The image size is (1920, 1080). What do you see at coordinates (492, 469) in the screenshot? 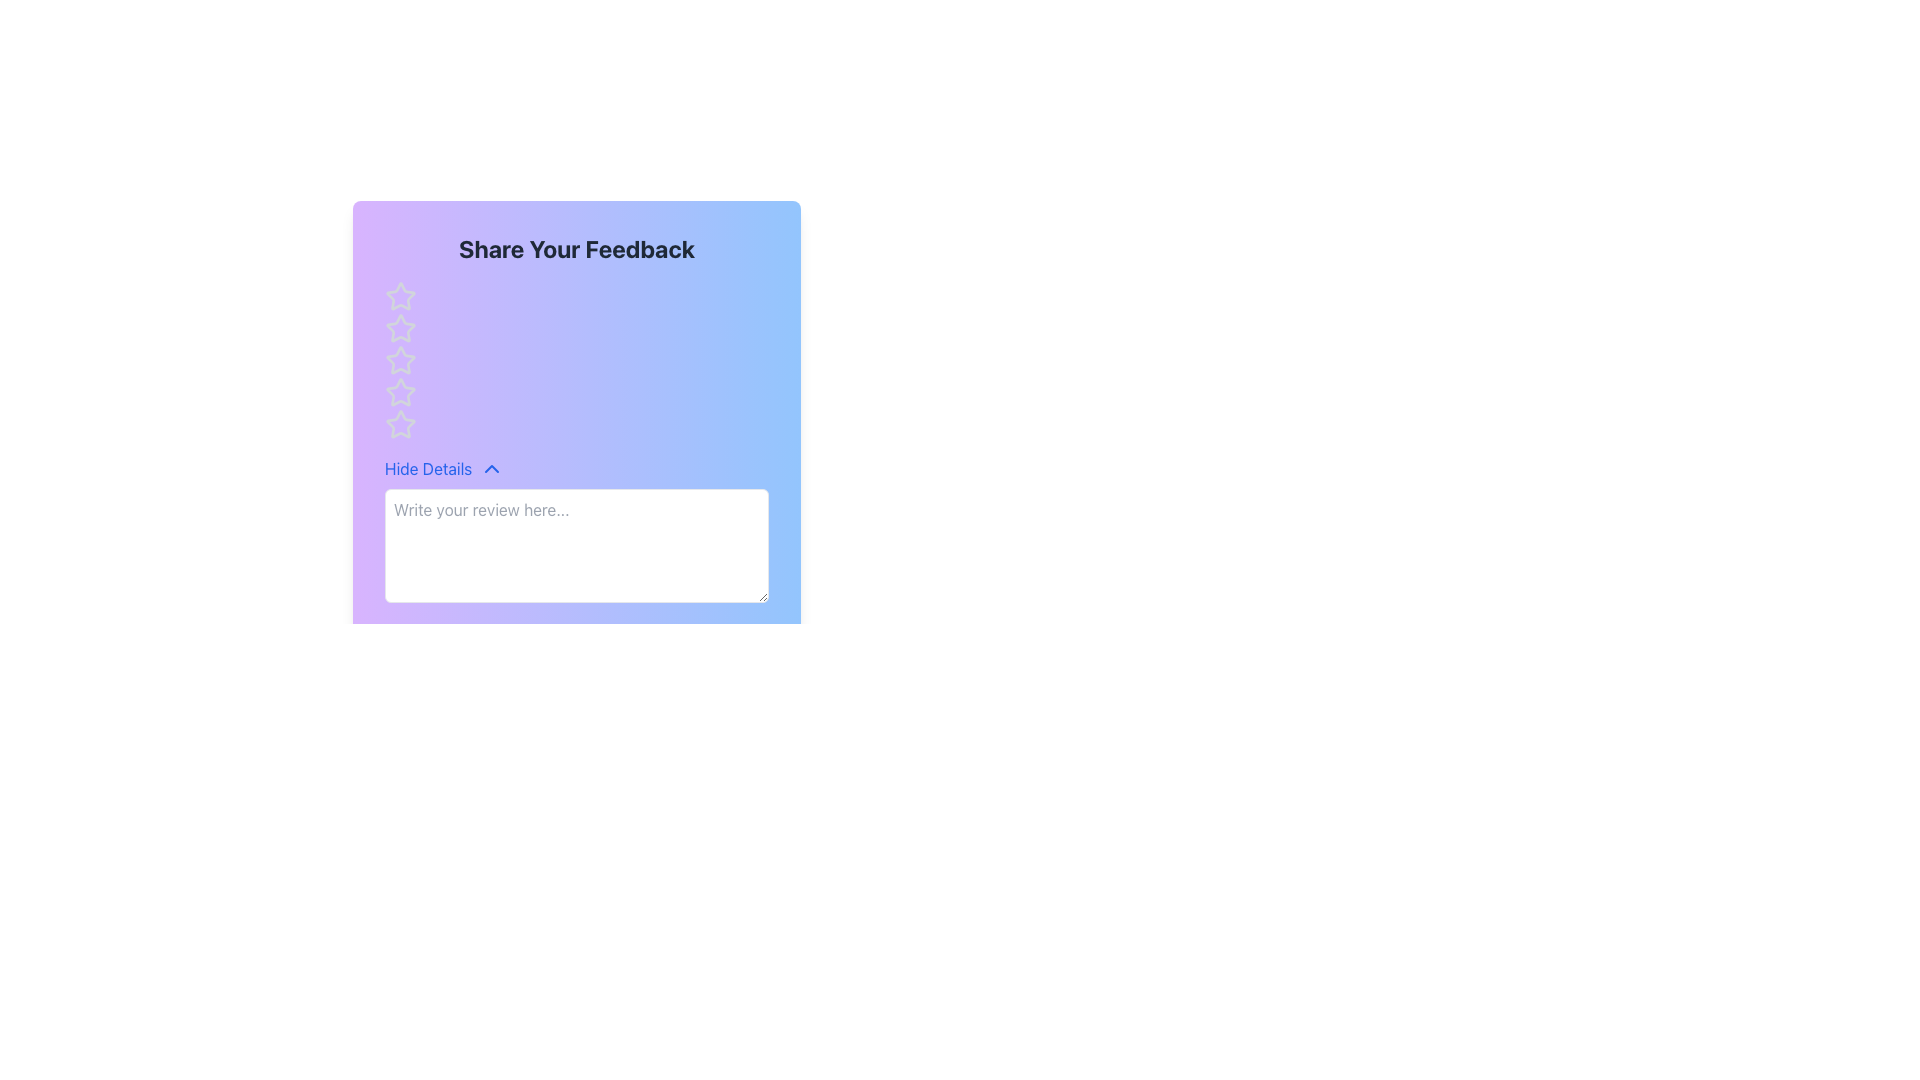
I see `the upward-pointing chevron icon next to the 'Hide Details' text` at bounding box center [492, 469].